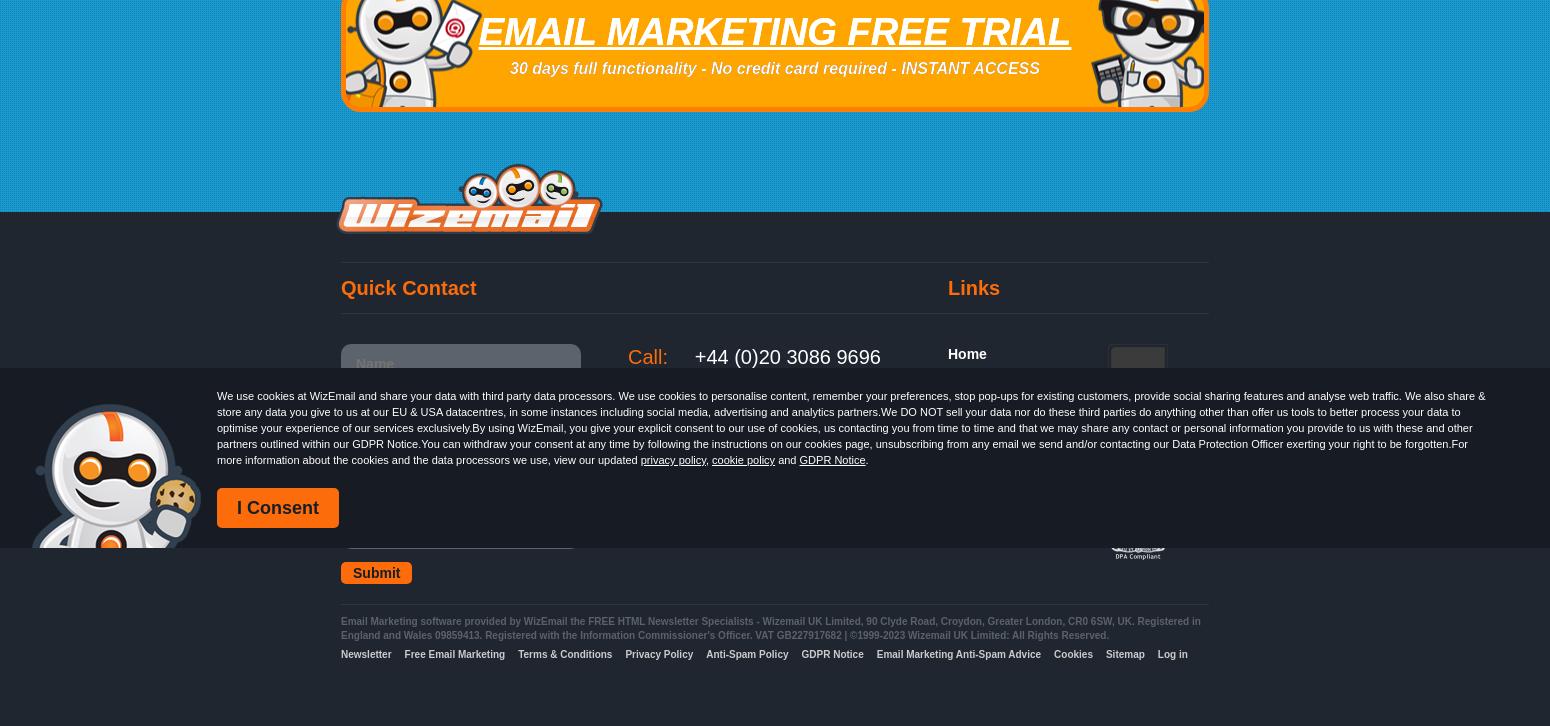 This screenshot has width=1550, height=726. I want to click on 'Cookies', so click(1073, 653).